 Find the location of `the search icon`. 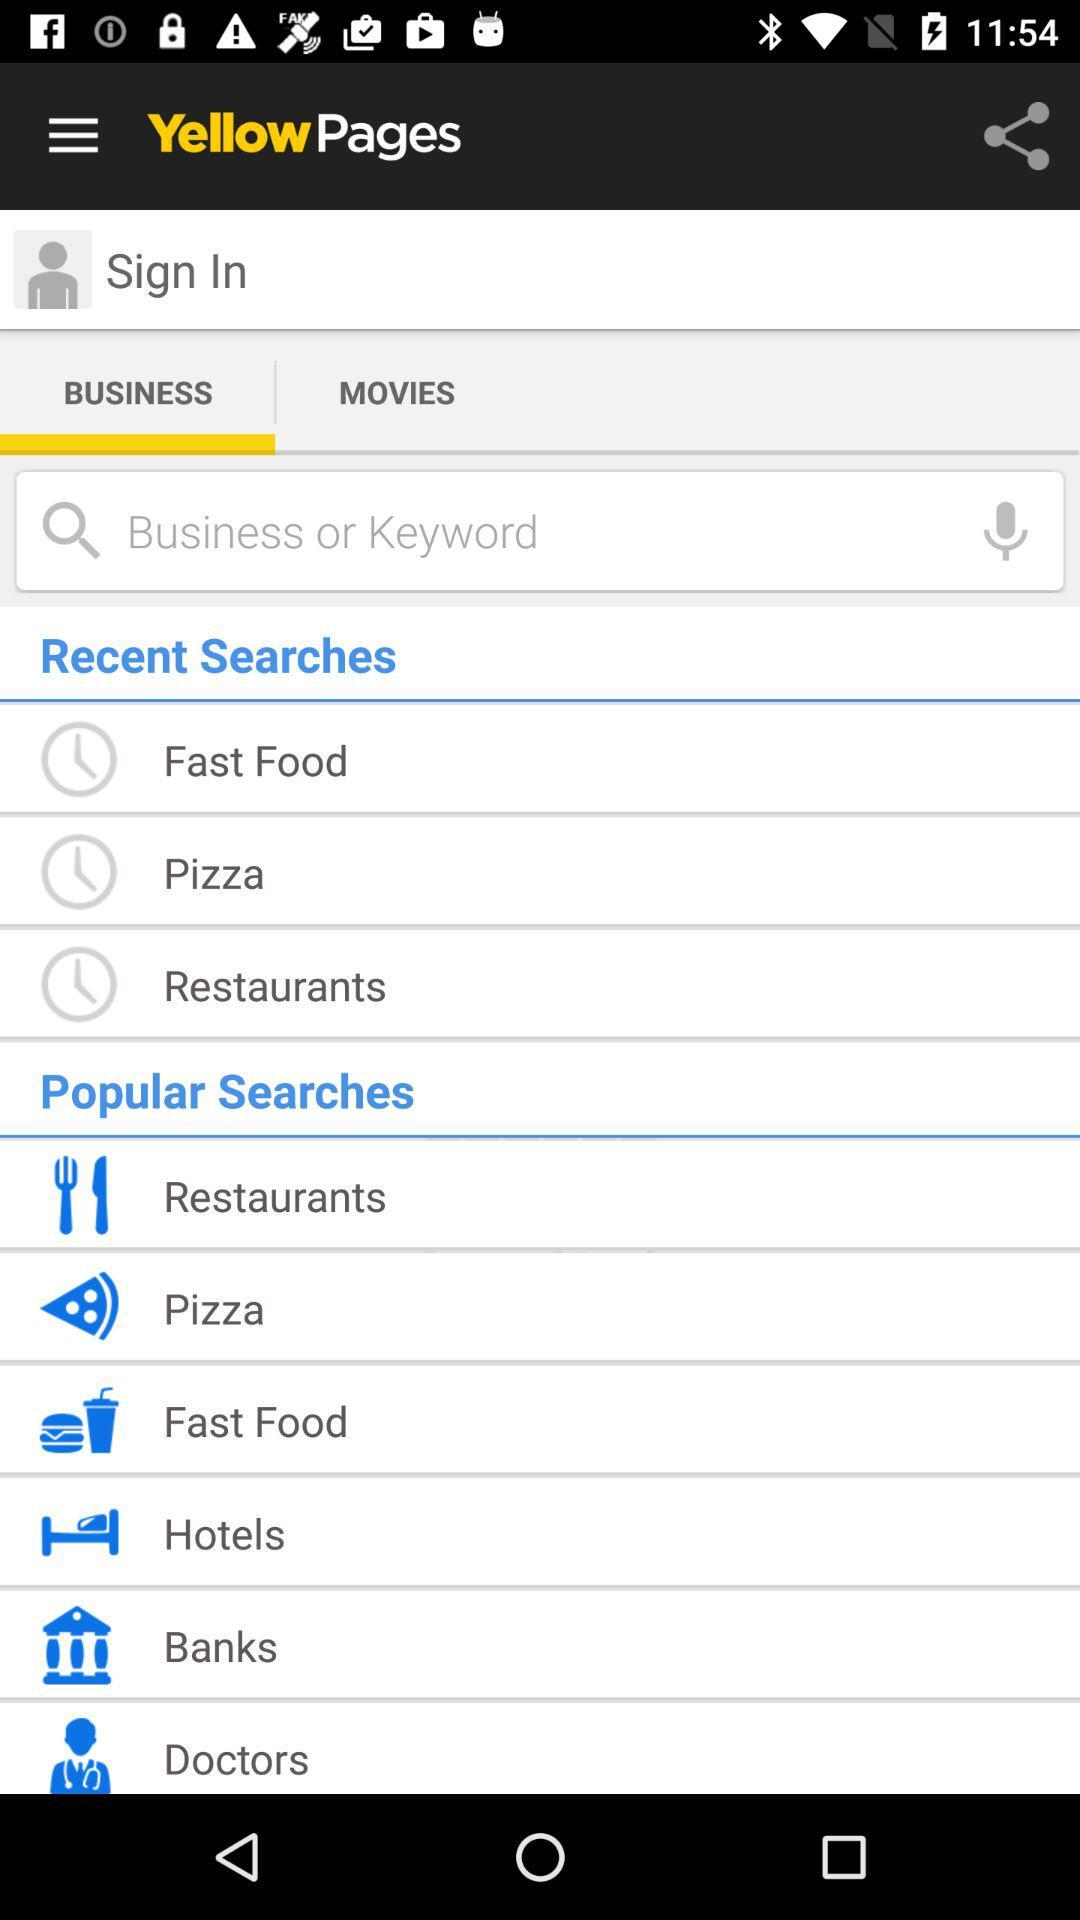

the search icon is located at coordinates (70, 530).